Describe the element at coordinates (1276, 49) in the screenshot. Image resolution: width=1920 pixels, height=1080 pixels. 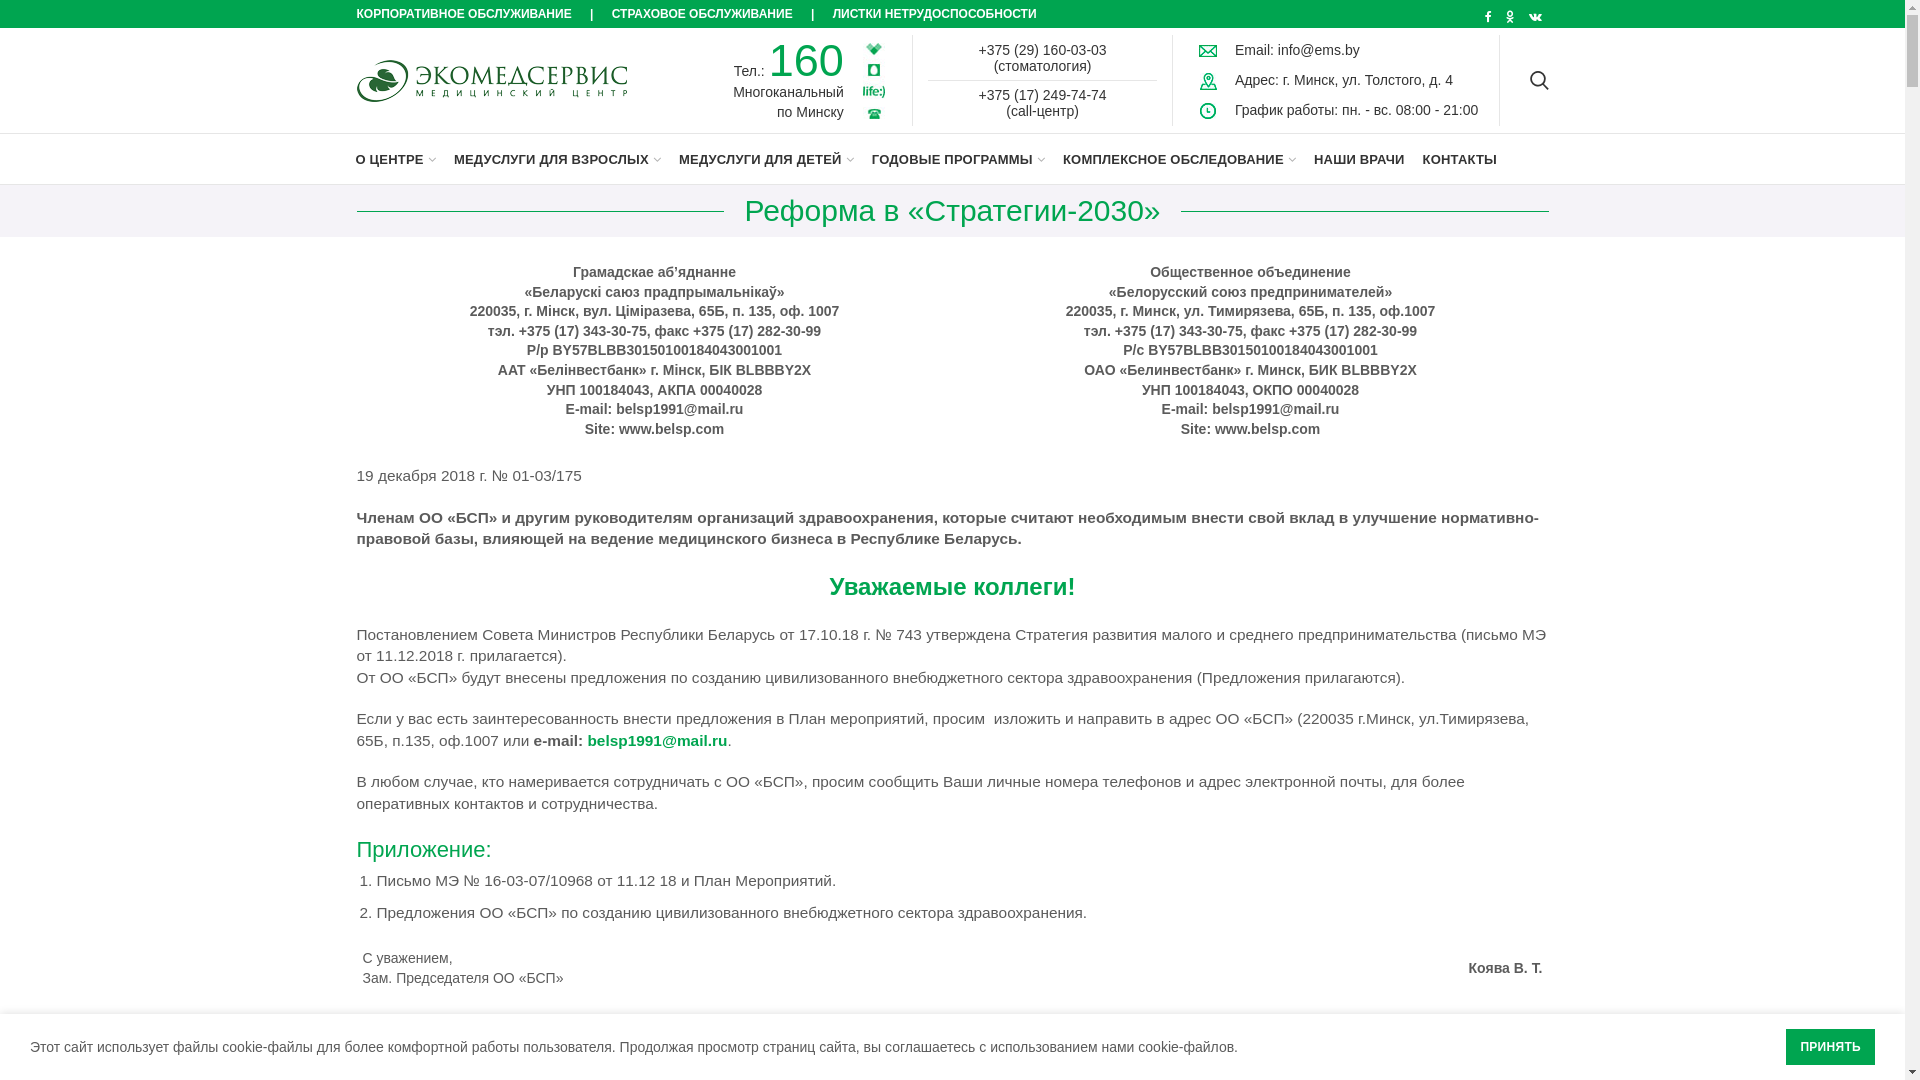
I see `'info@ems.by'` at that location.